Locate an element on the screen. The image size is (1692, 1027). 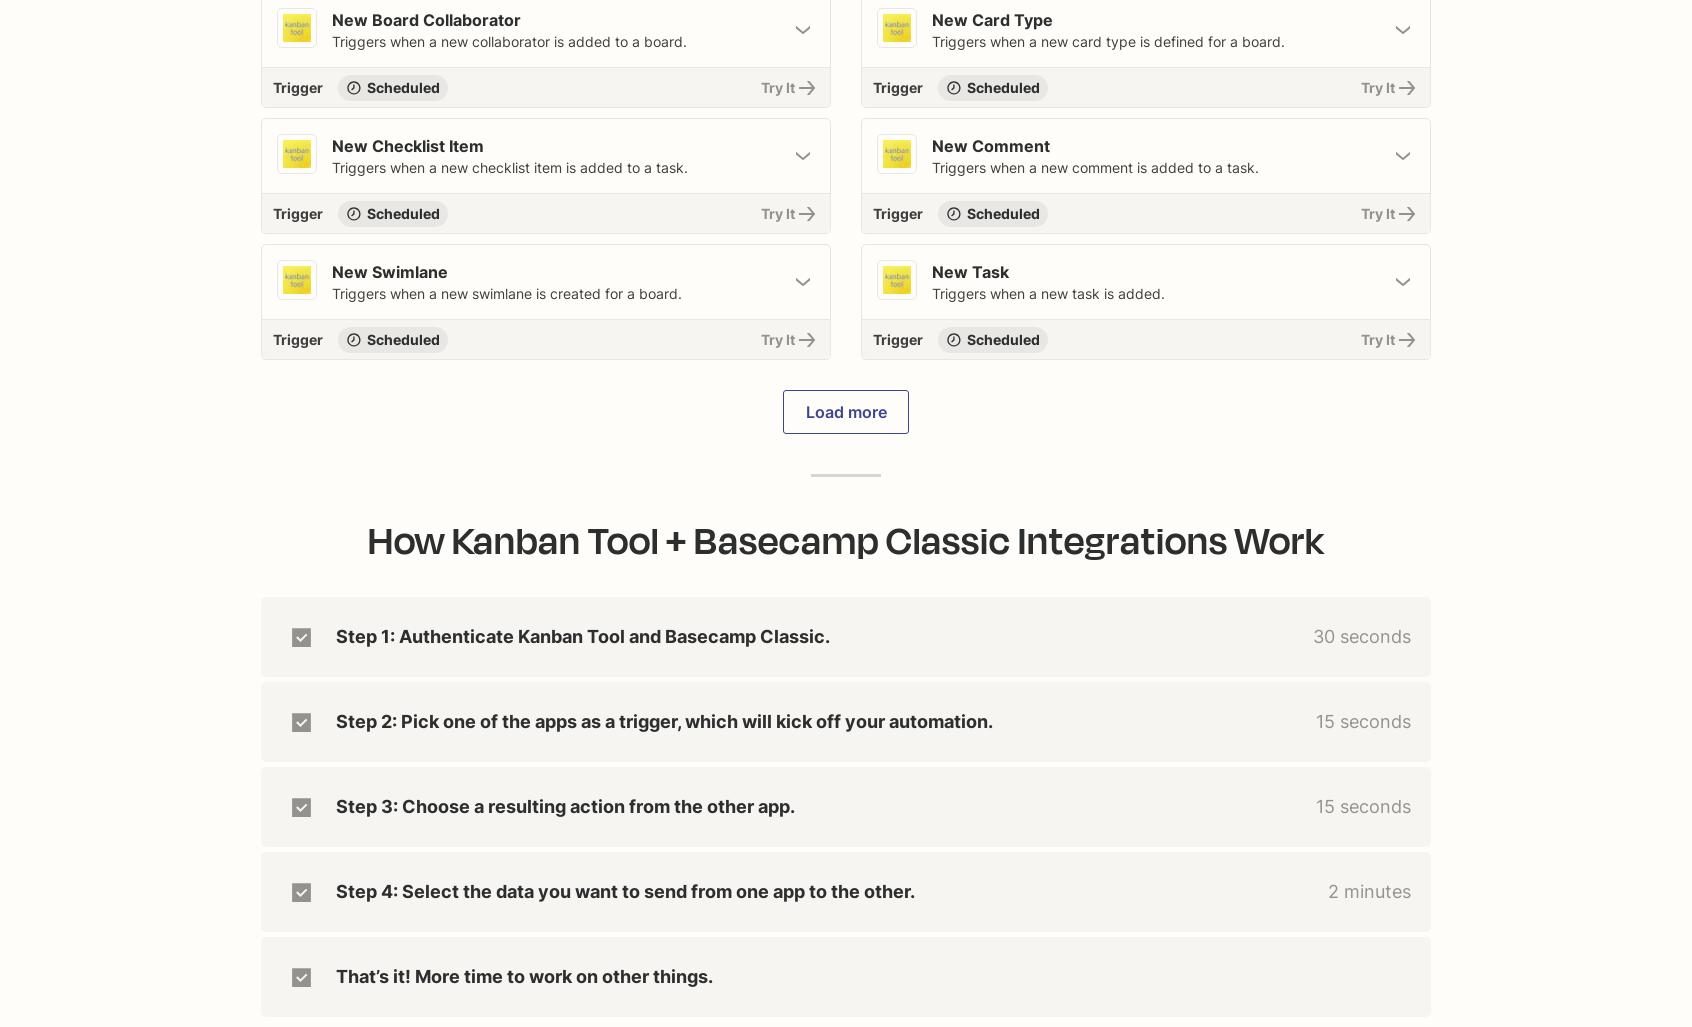
'30 seconds' is located at coordinates (1311, 635).